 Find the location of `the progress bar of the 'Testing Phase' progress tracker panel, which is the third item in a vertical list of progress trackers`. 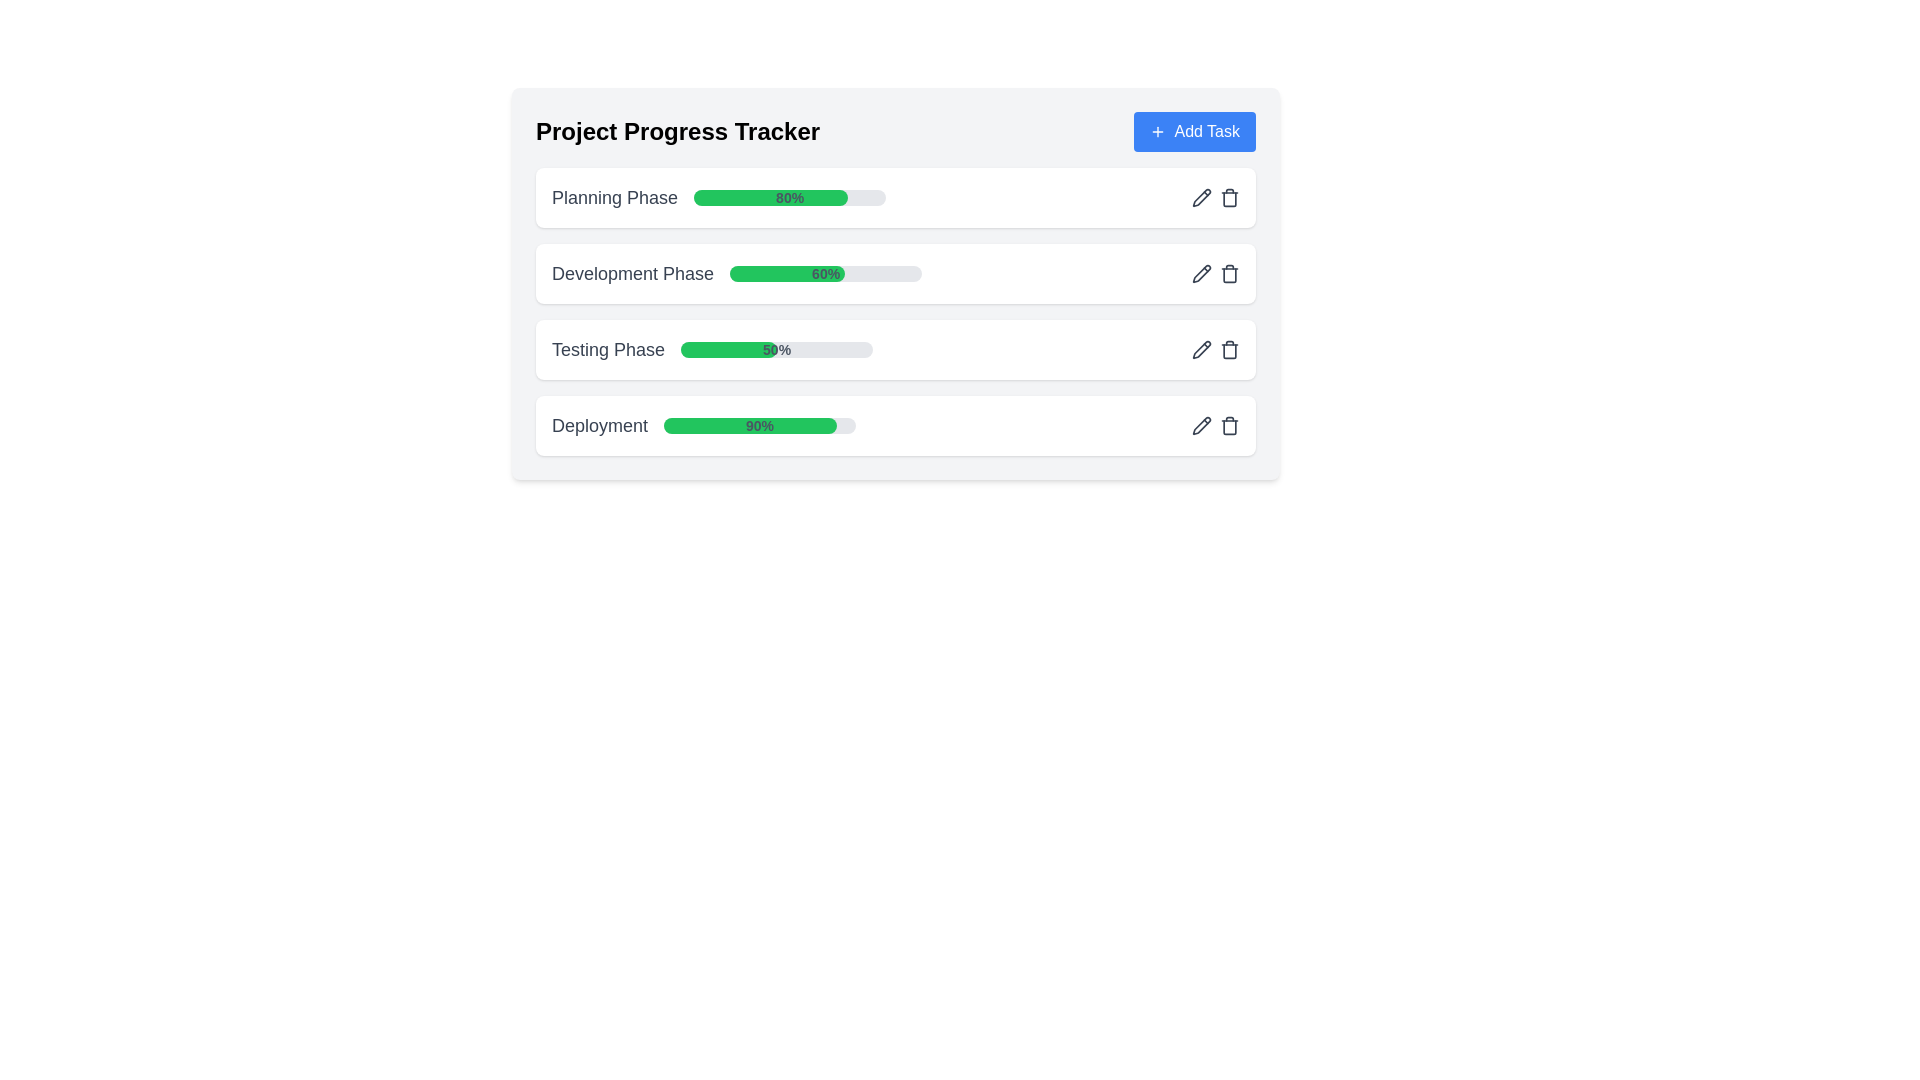

the progress bar of the 'Testing Phase' progress tracker panel, which is the third item in a vertical list of progress trackers is located at coordinates (895, 349).